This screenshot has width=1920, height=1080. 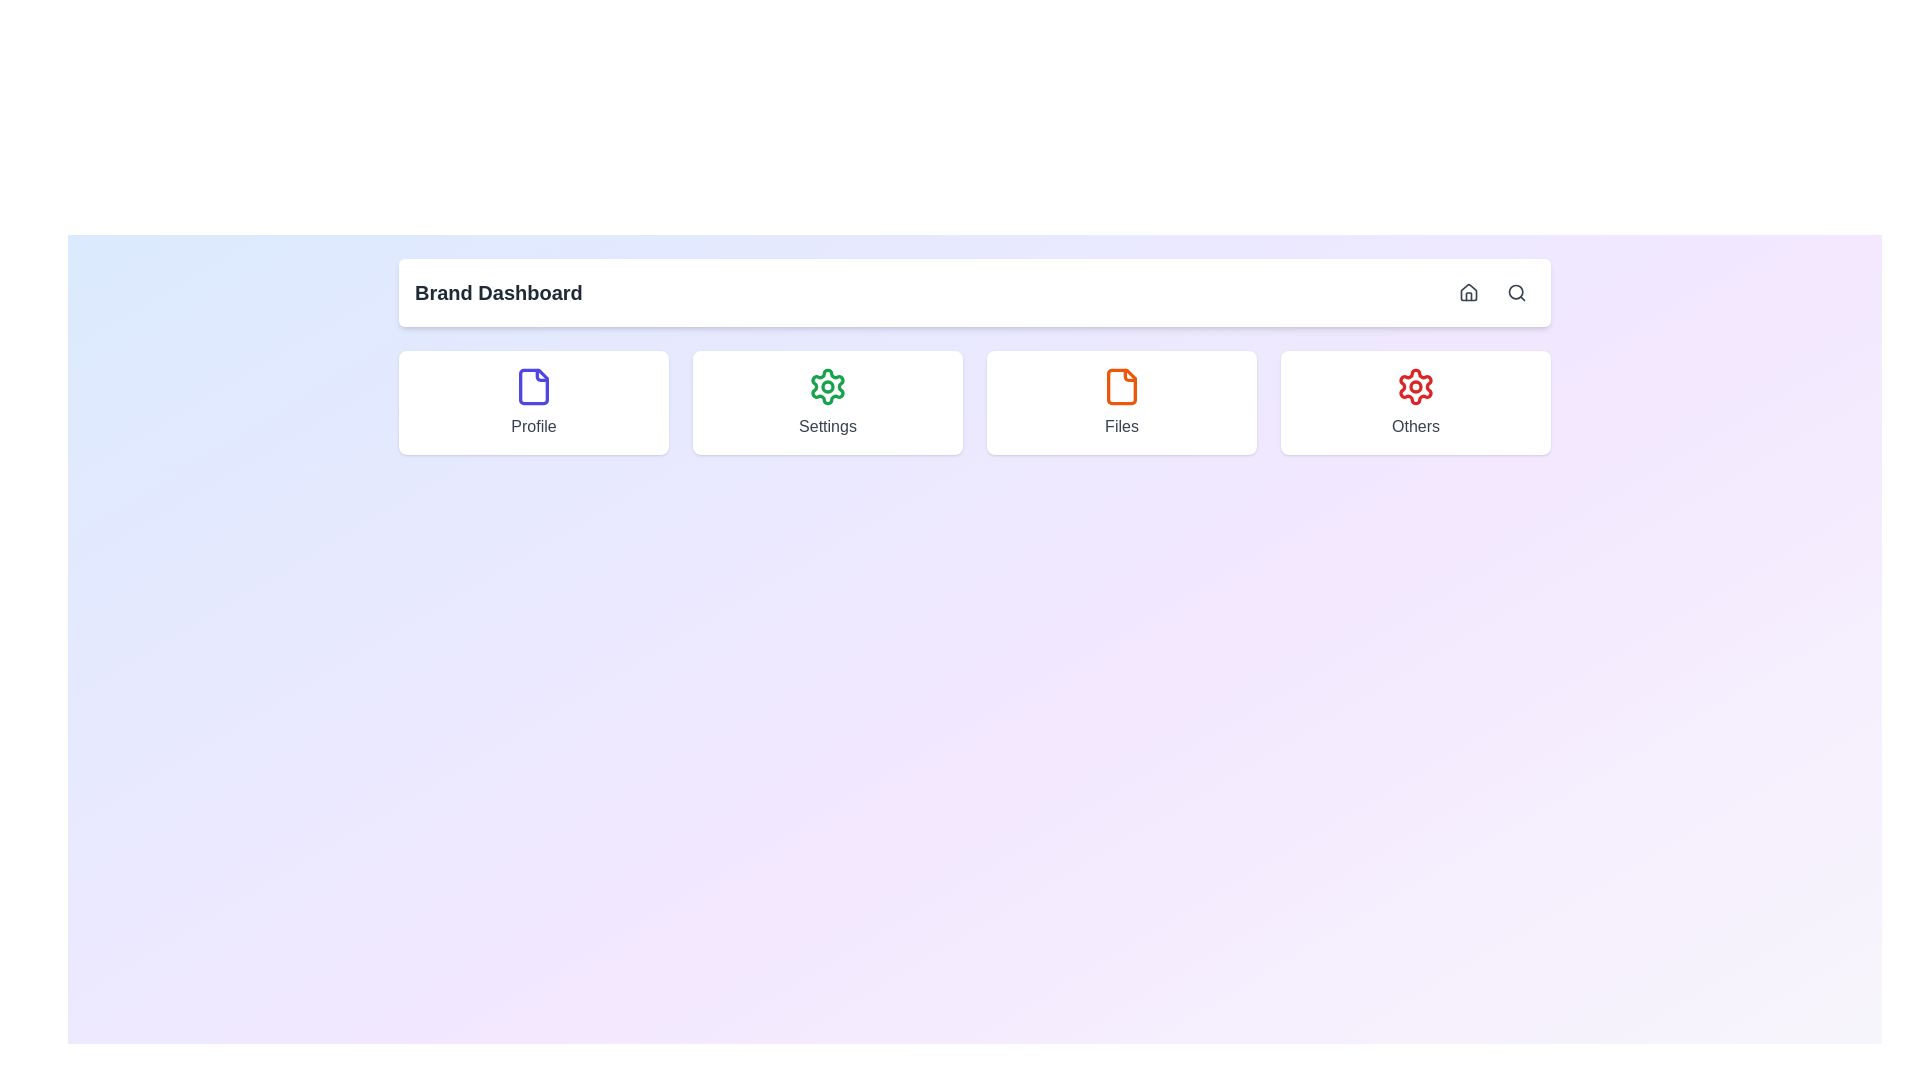 I want to click on the search icon button, which is a dark gray magnifying glass located at the top-right of the interface, to initiate a search action, so click(x=1516, y=293).